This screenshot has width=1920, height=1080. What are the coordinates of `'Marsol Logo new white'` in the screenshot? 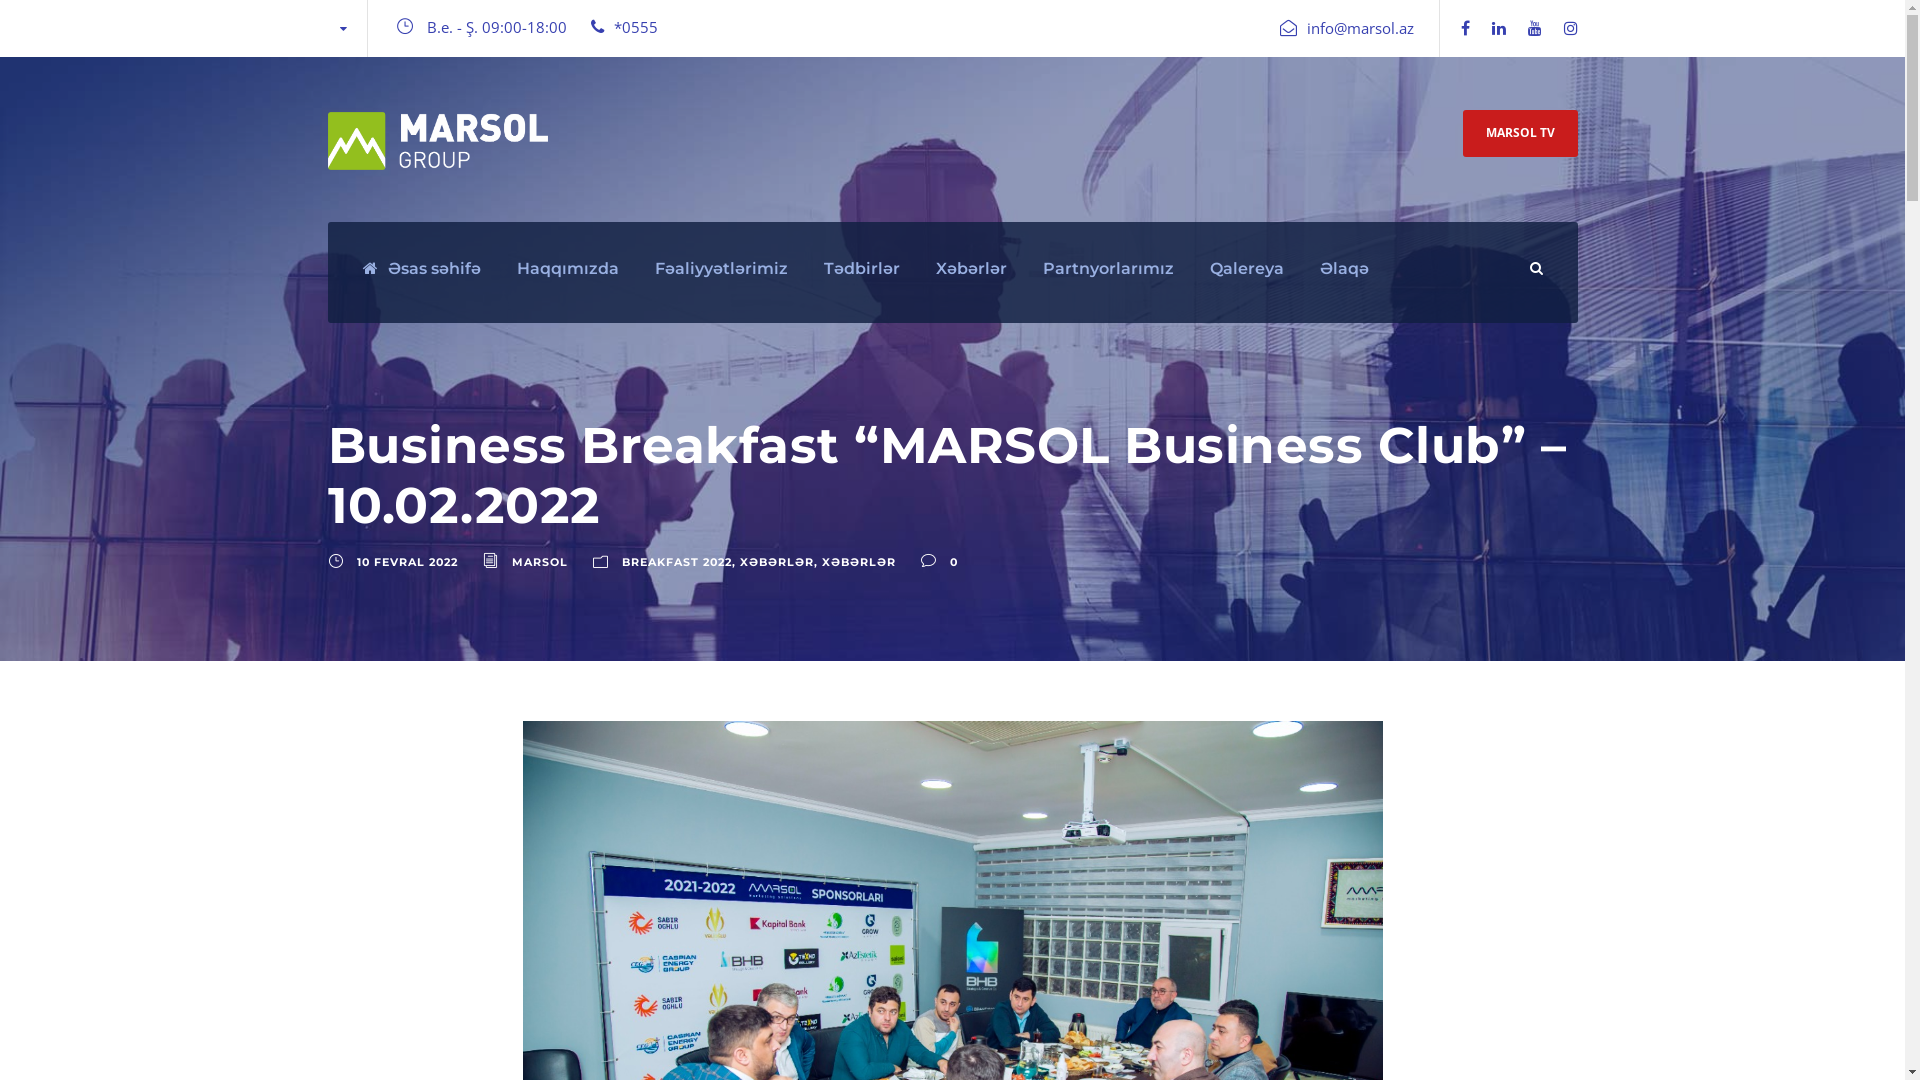 It's located at (436, 140).